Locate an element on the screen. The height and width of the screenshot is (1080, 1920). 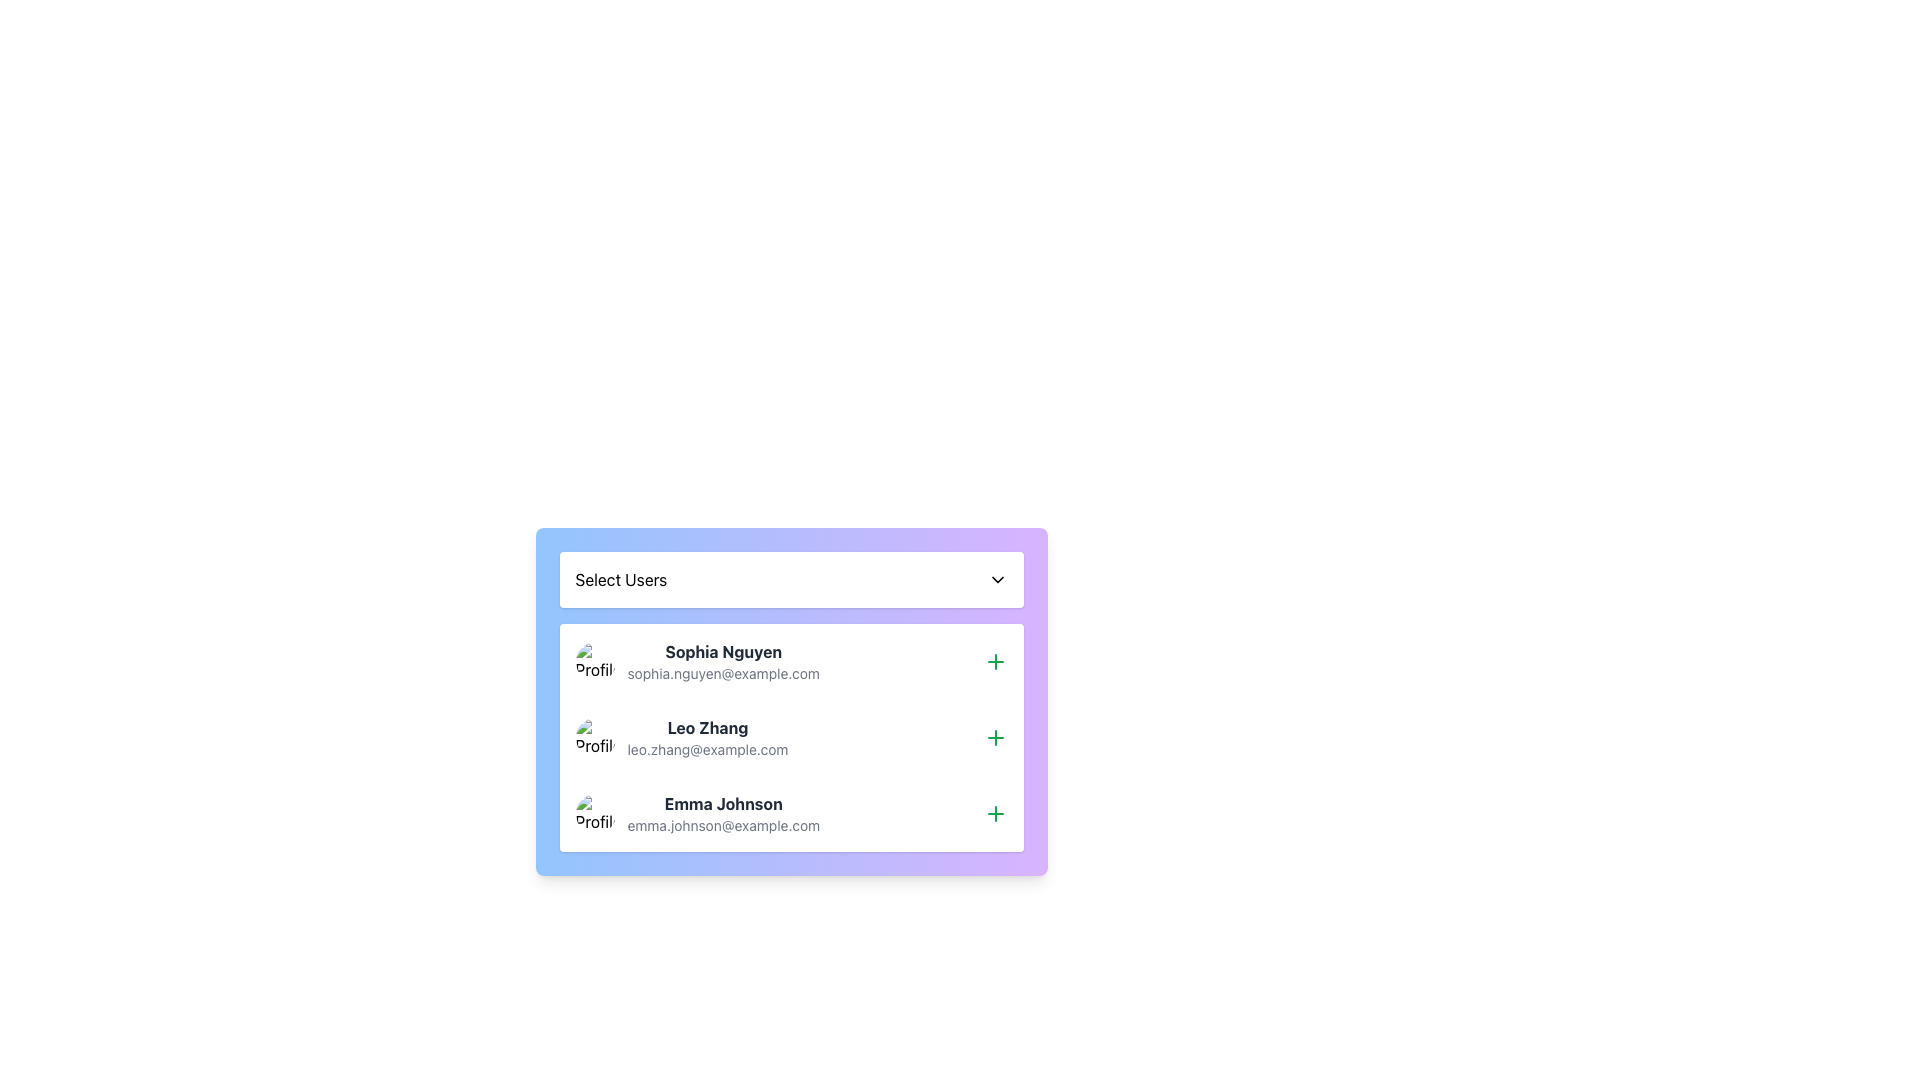
the user entries in the dropdown component labeled 'Select Users' which is visually represented by a gradient card transitioning from blue to purple is located at coordinates (790, 701).